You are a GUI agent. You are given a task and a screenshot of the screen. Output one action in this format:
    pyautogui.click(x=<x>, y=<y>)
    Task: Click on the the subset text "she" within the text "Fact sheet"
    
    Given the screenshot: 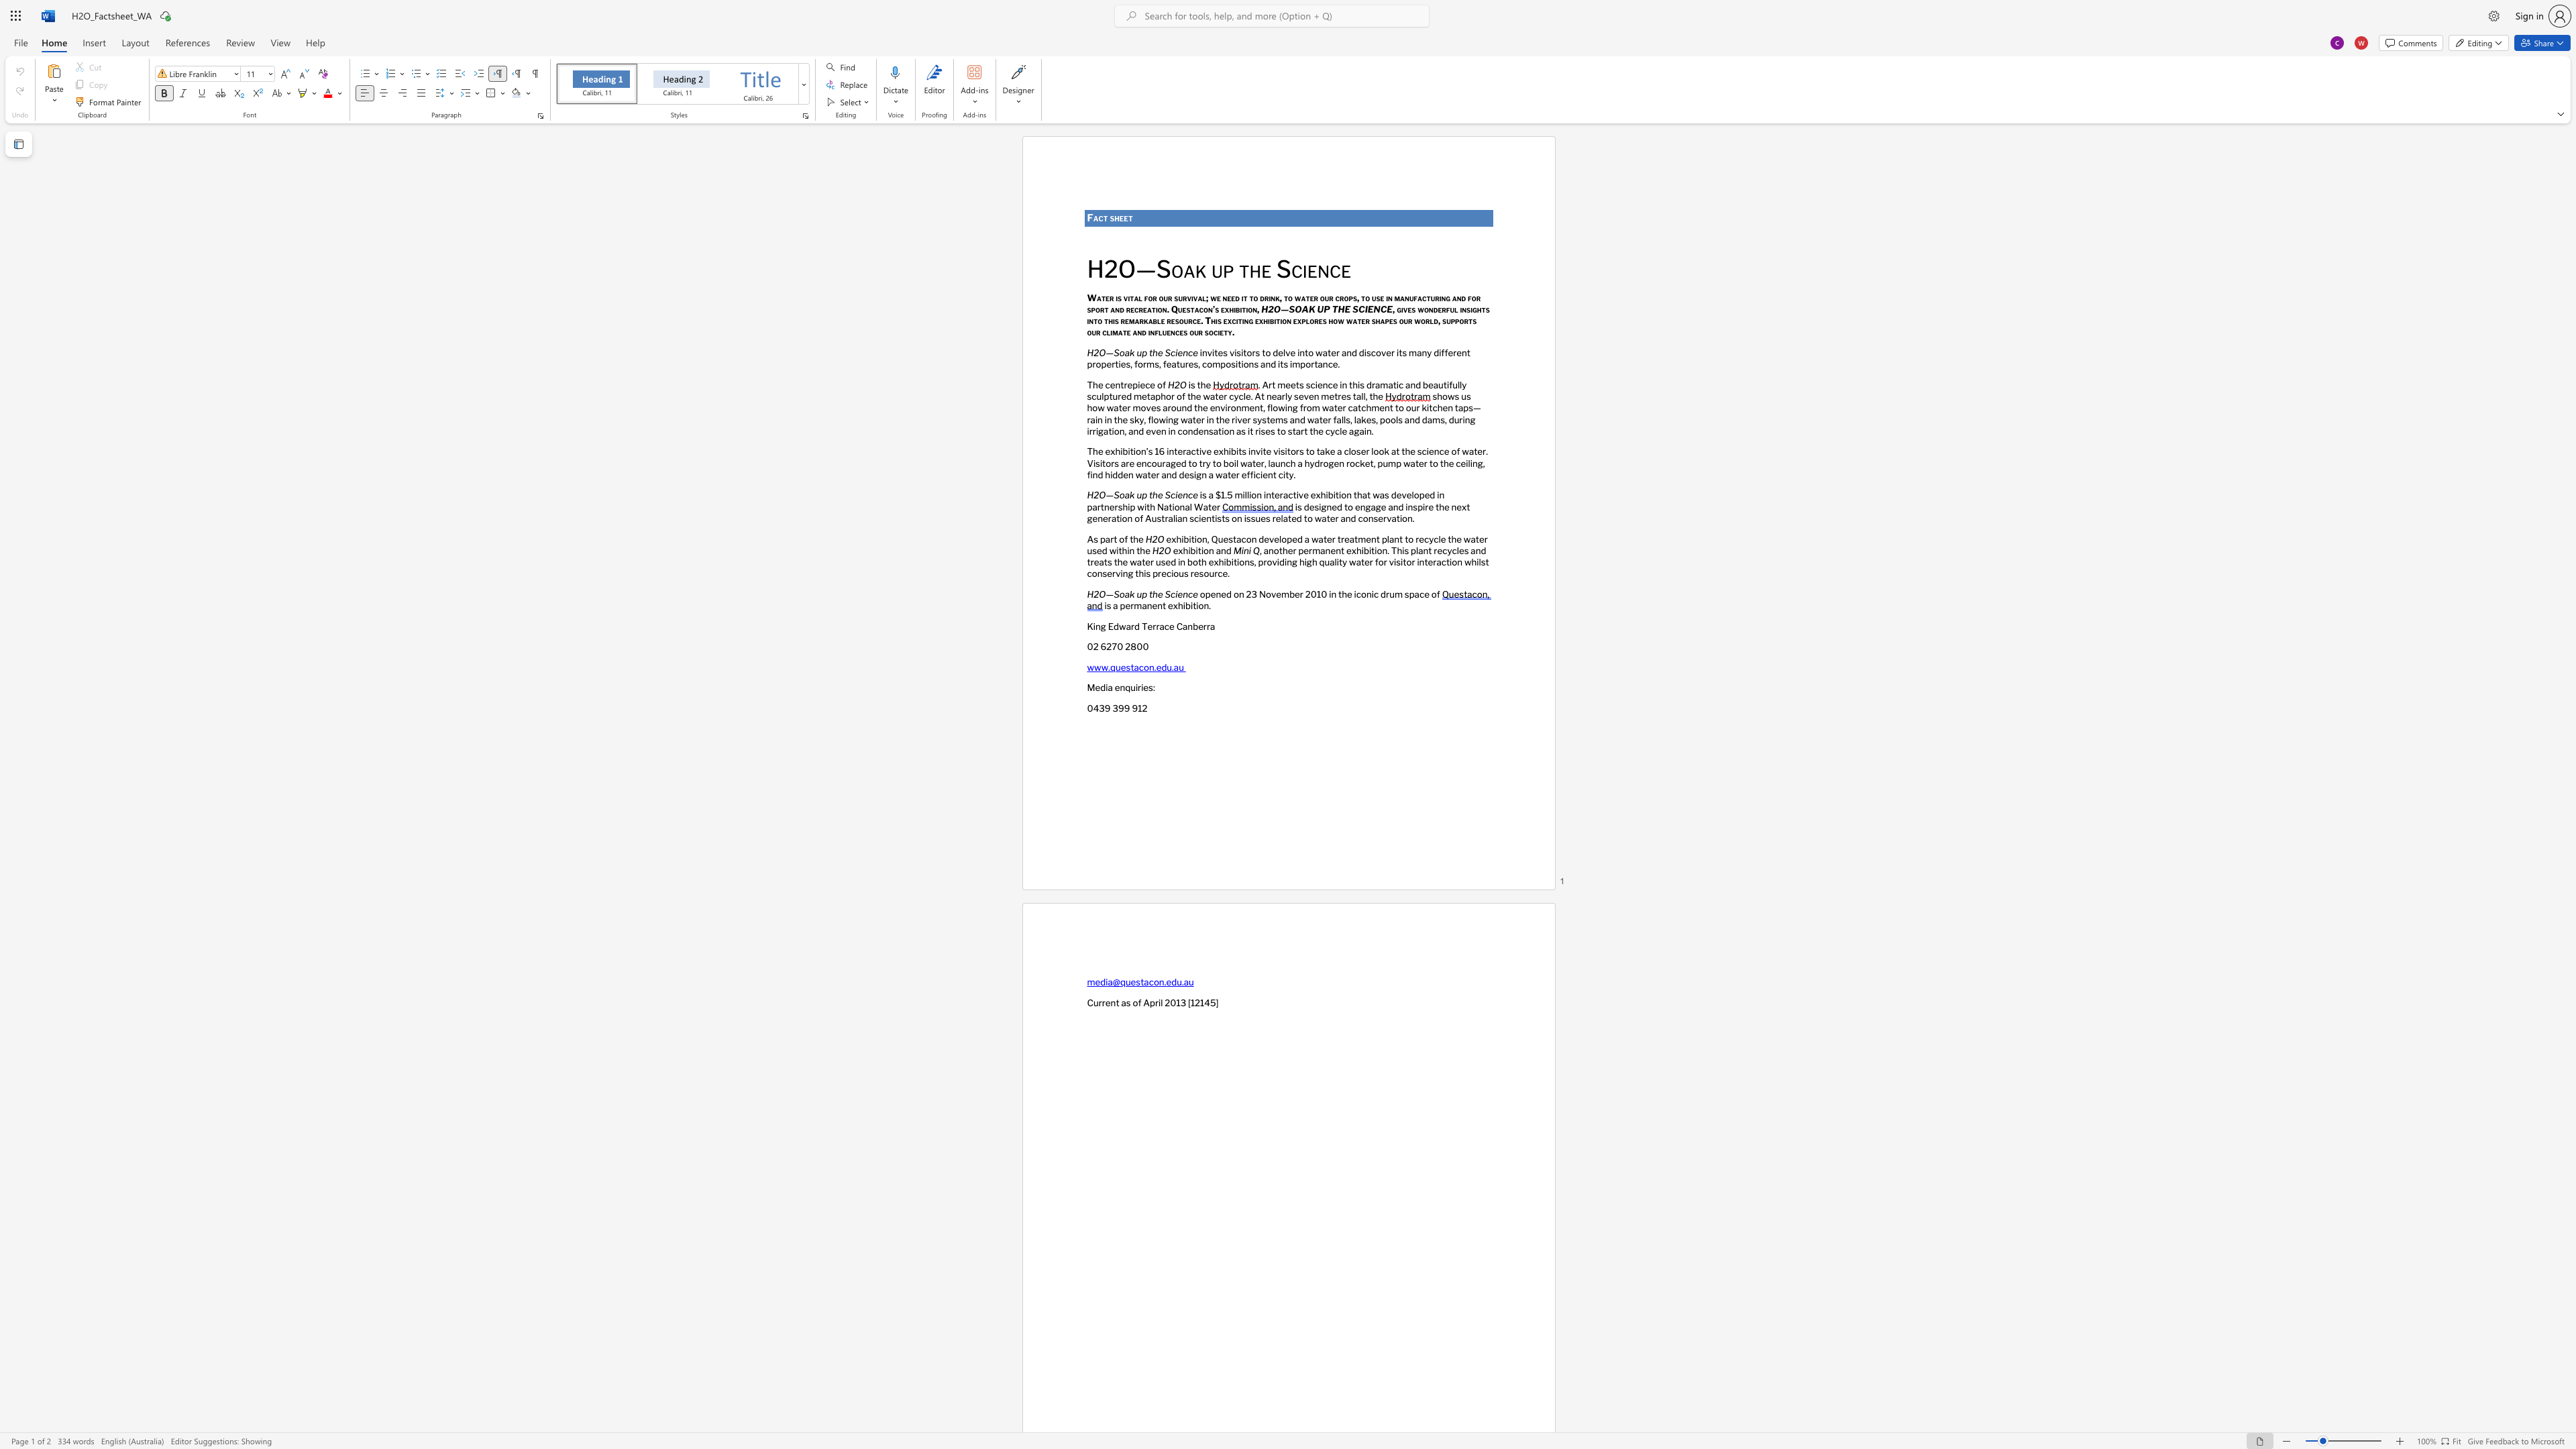 What is the action you would take?
    pyautogui.click(x=1110, y=218)
    